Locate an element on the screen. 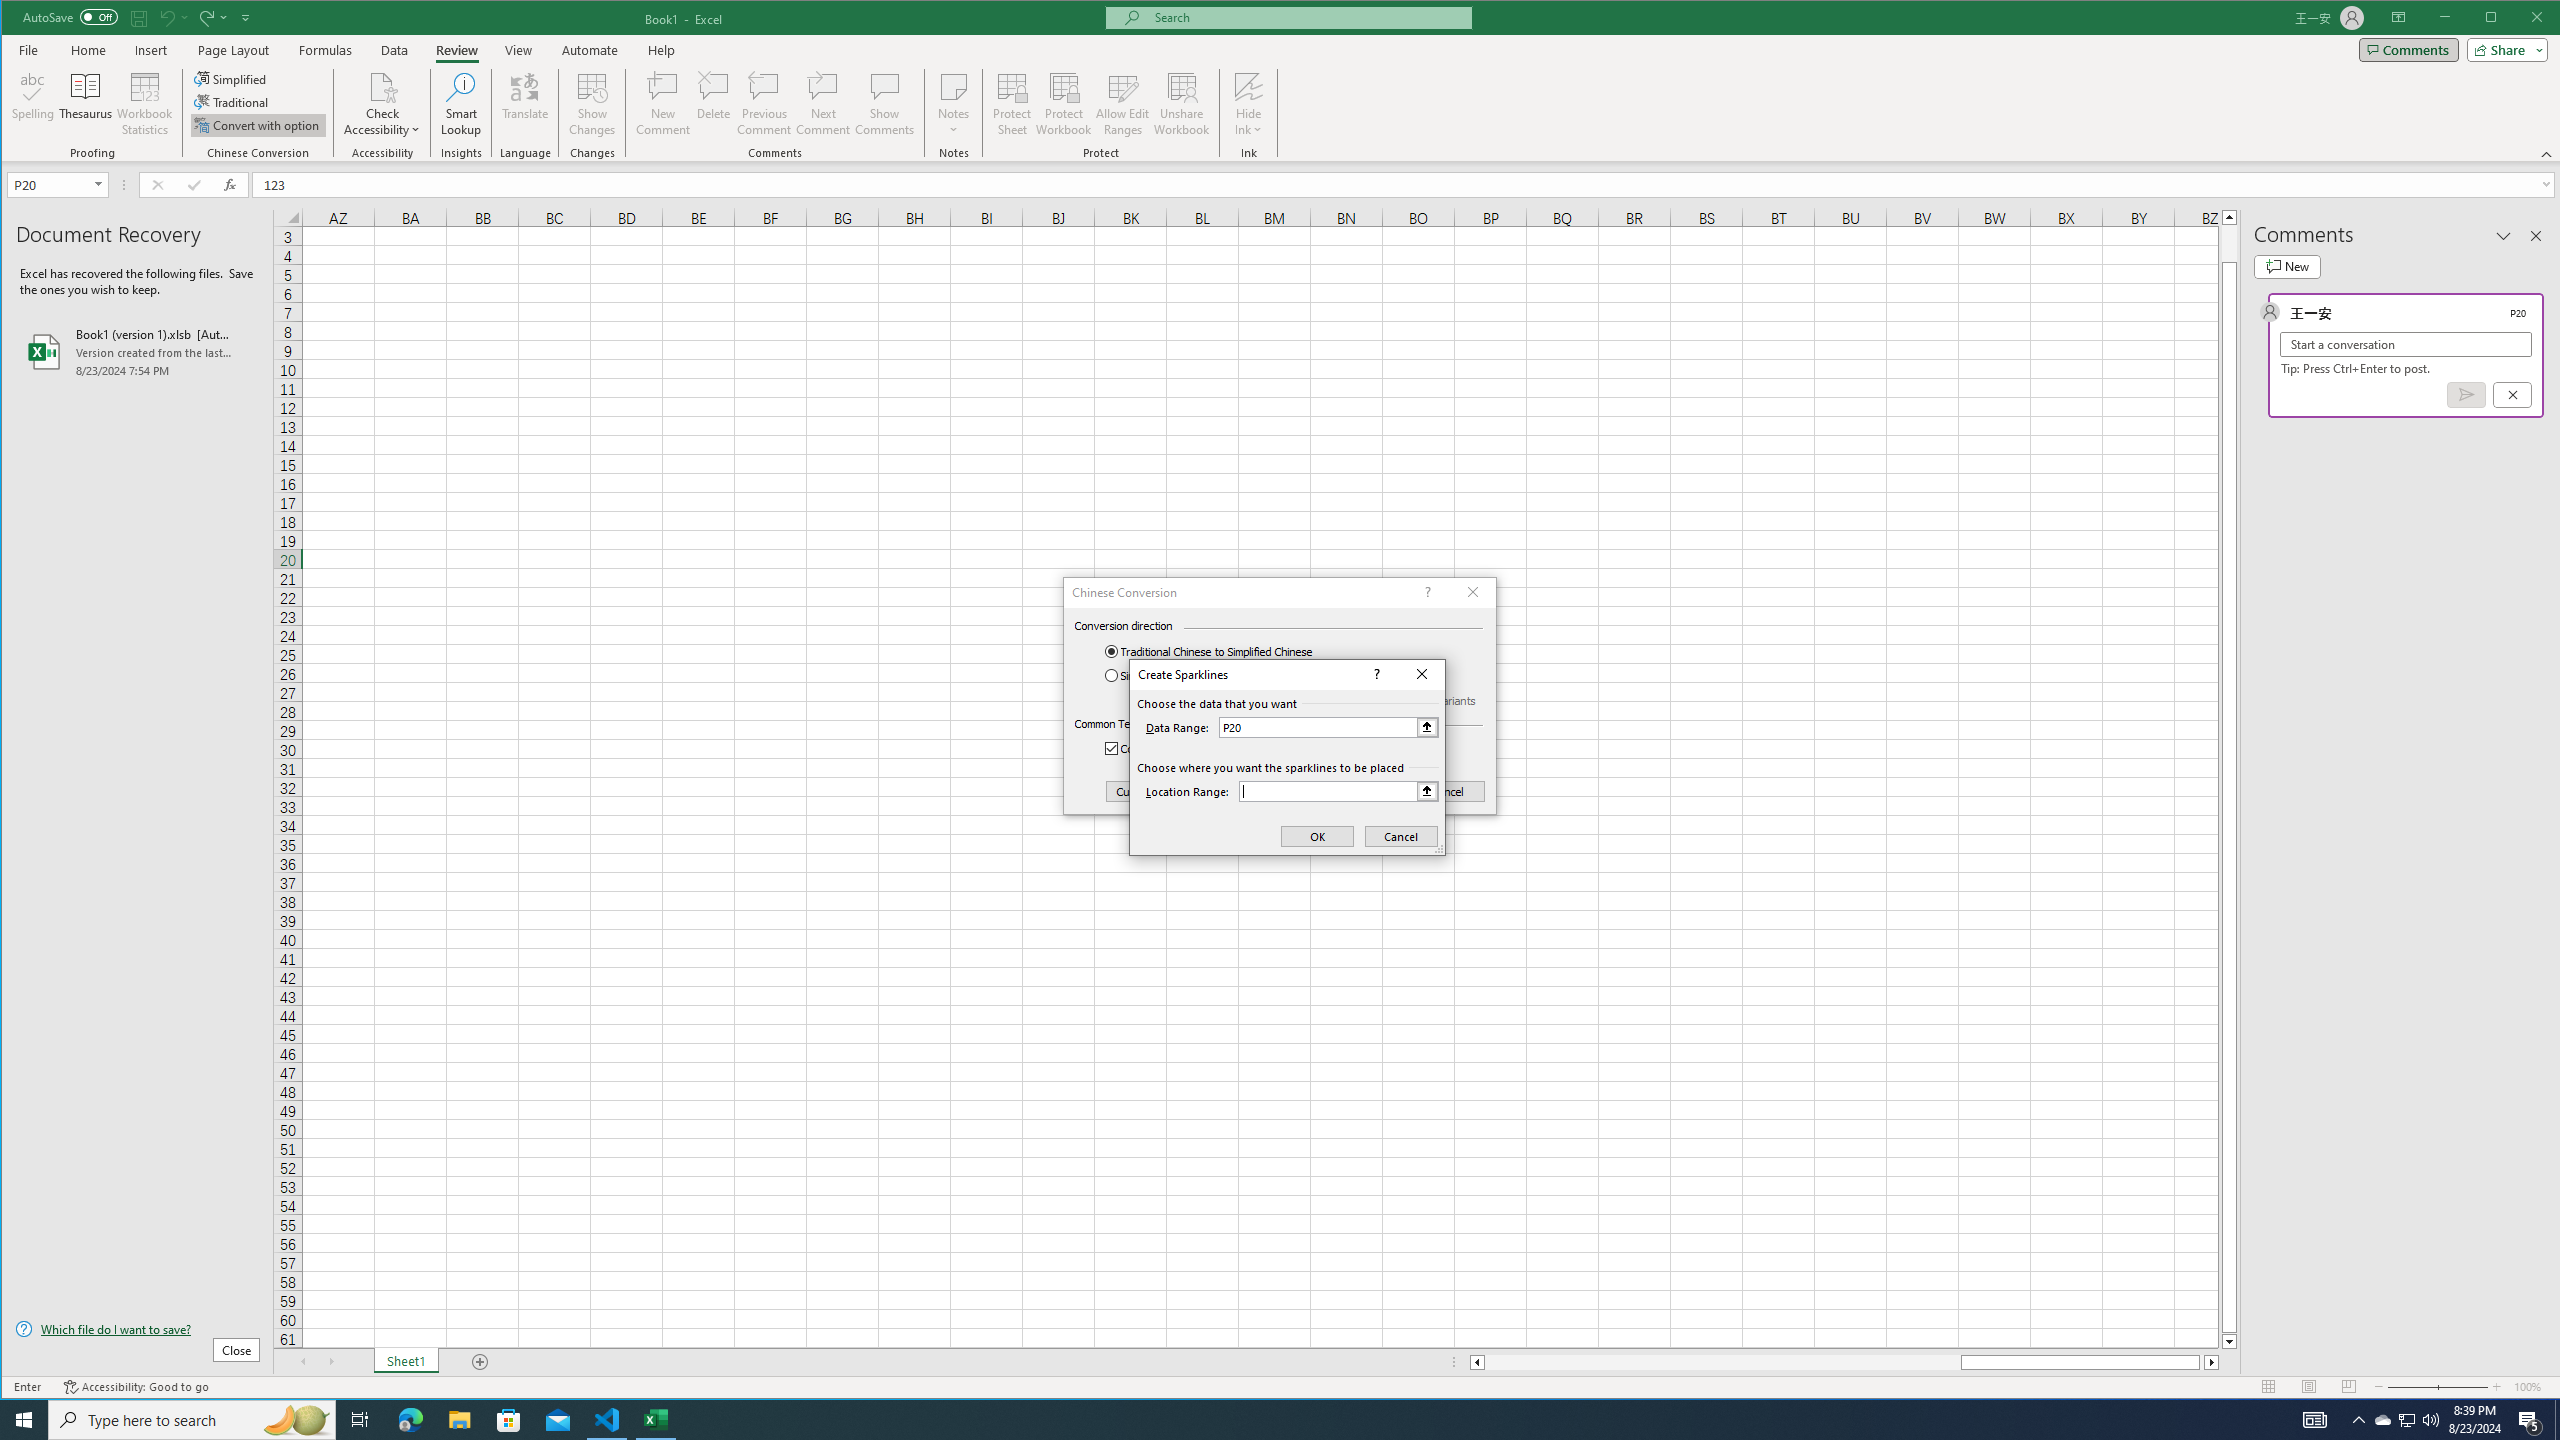 The height and width of the screenshot is (1440, 2560). 'AutomationID: 4105' is located at coordinates (2315, 1418).